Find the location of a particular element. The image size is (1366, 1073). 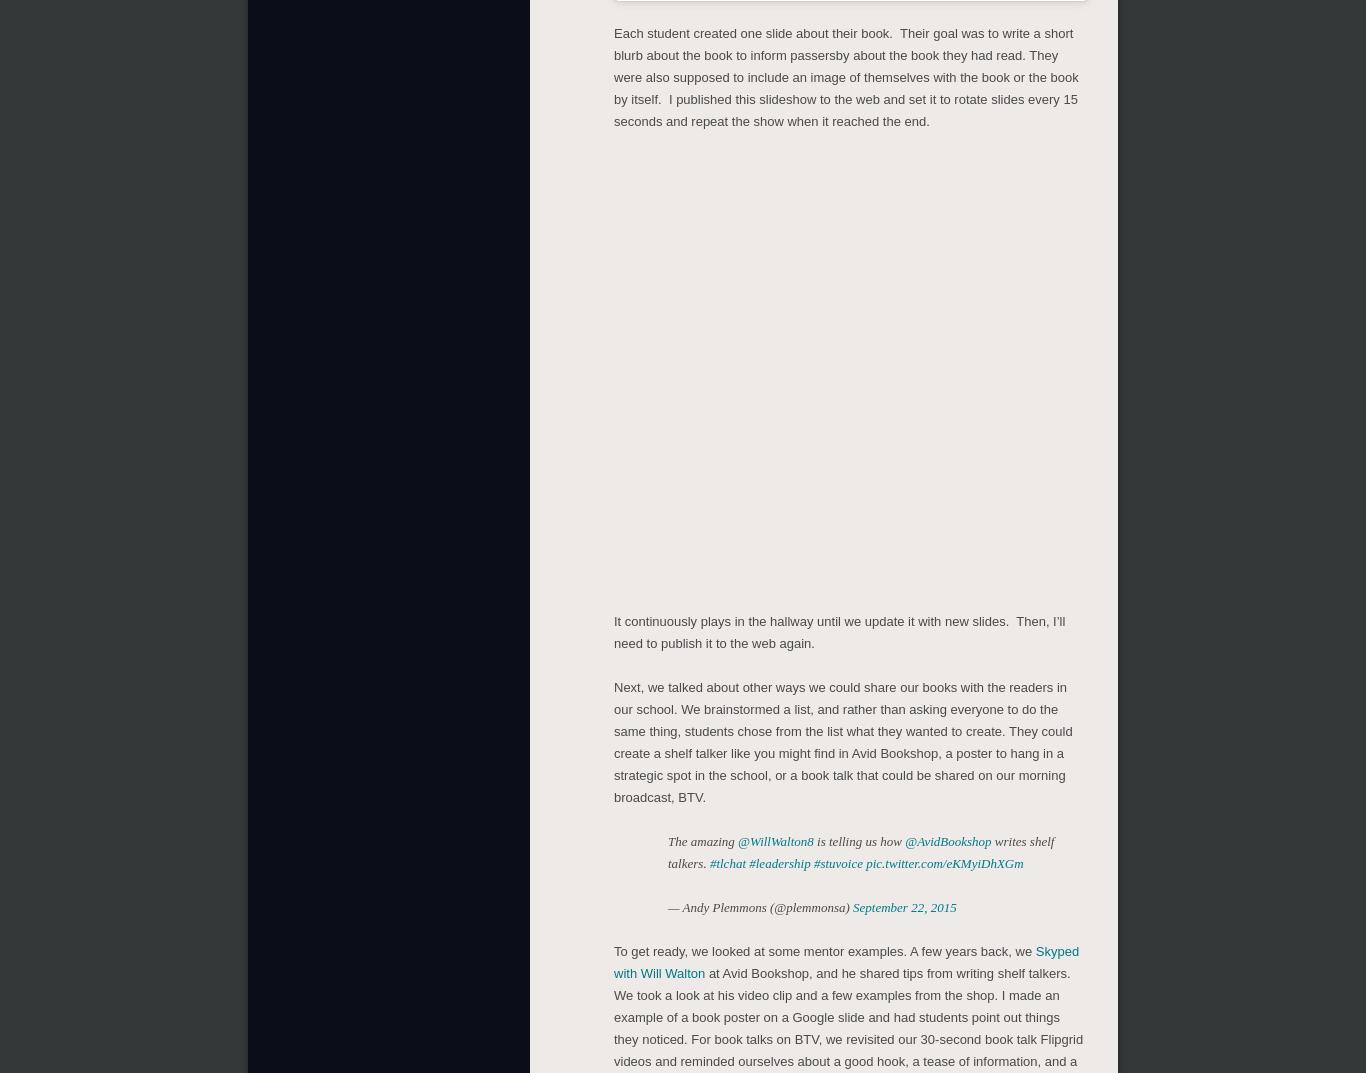

'@AvidBookshop' is located at coordinates (903, 840).